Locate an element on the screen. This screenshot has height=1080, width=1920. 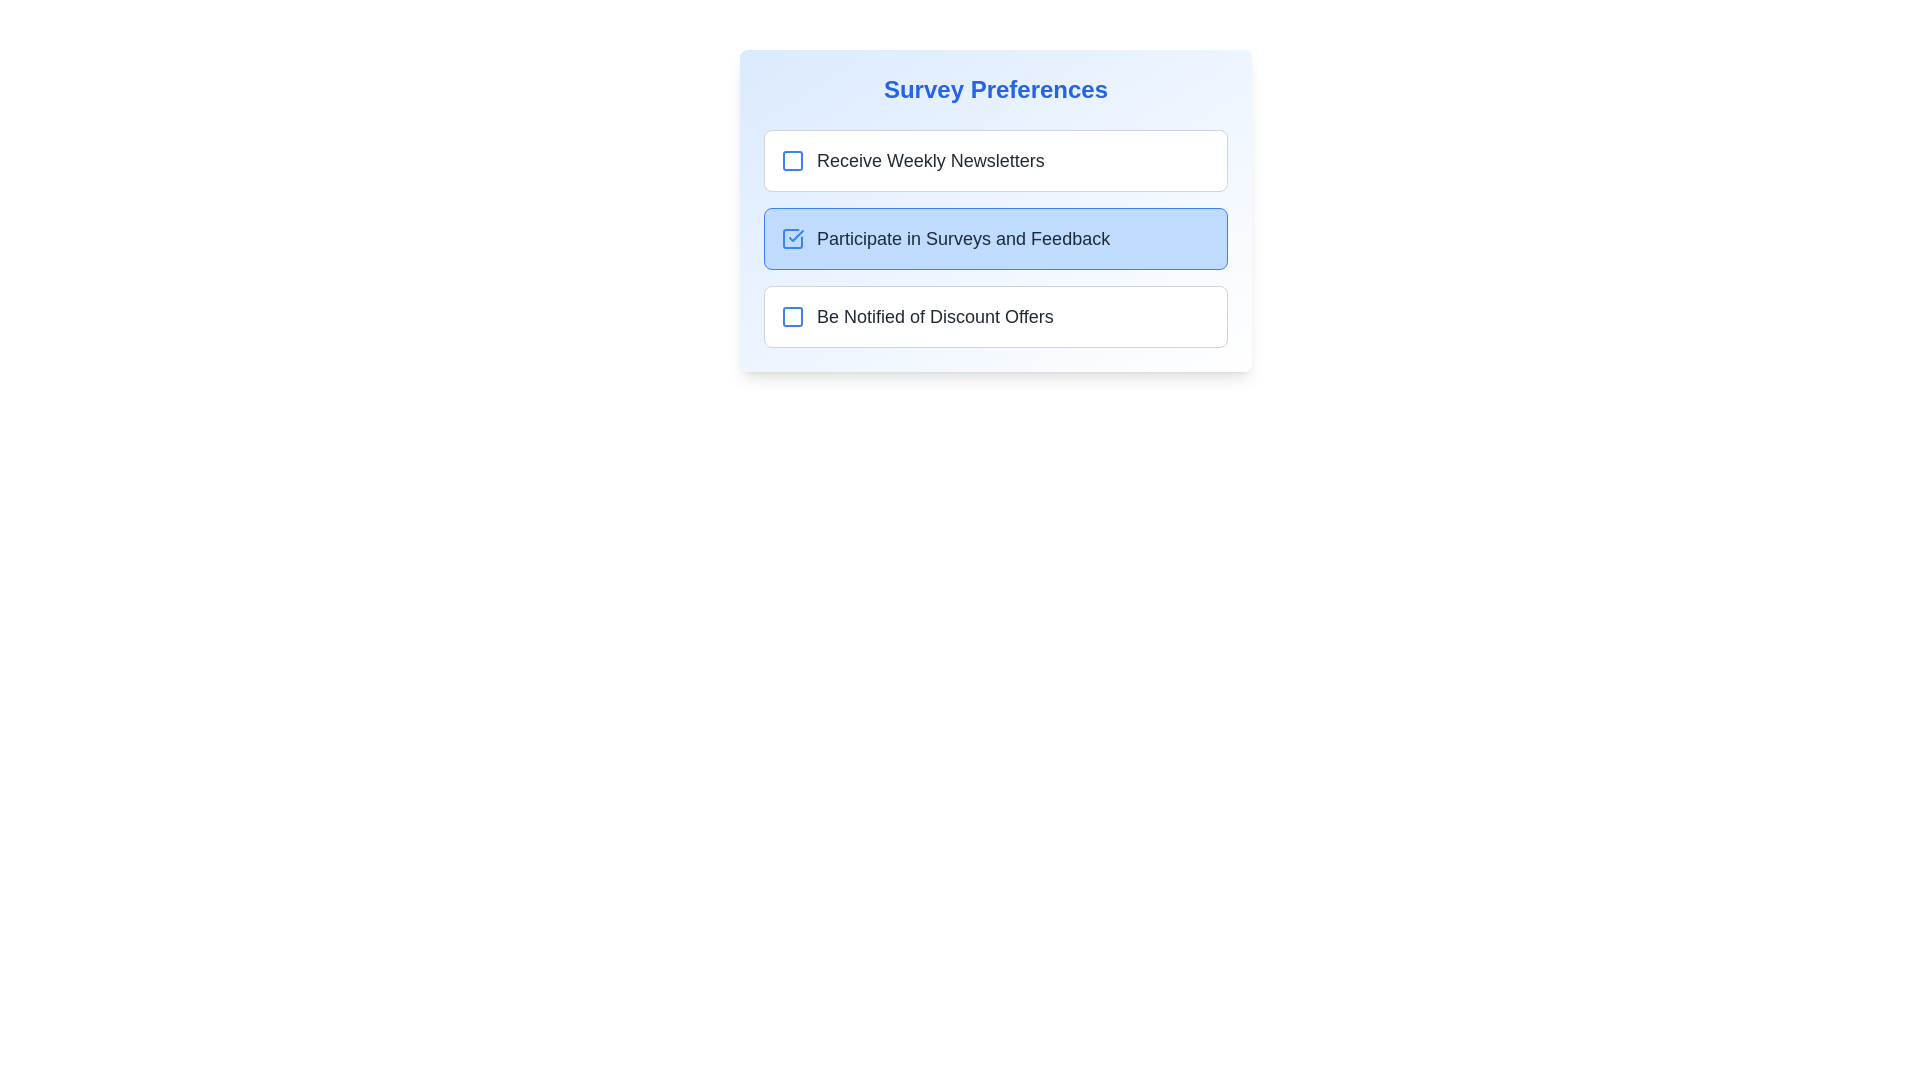
the checkbox component represented by a rounded rectangle with a thin outline, located to the left of the label 'Receive Weekly Newsletters' in the 'Survey Preferences' section is located at coordinates (791, 160).